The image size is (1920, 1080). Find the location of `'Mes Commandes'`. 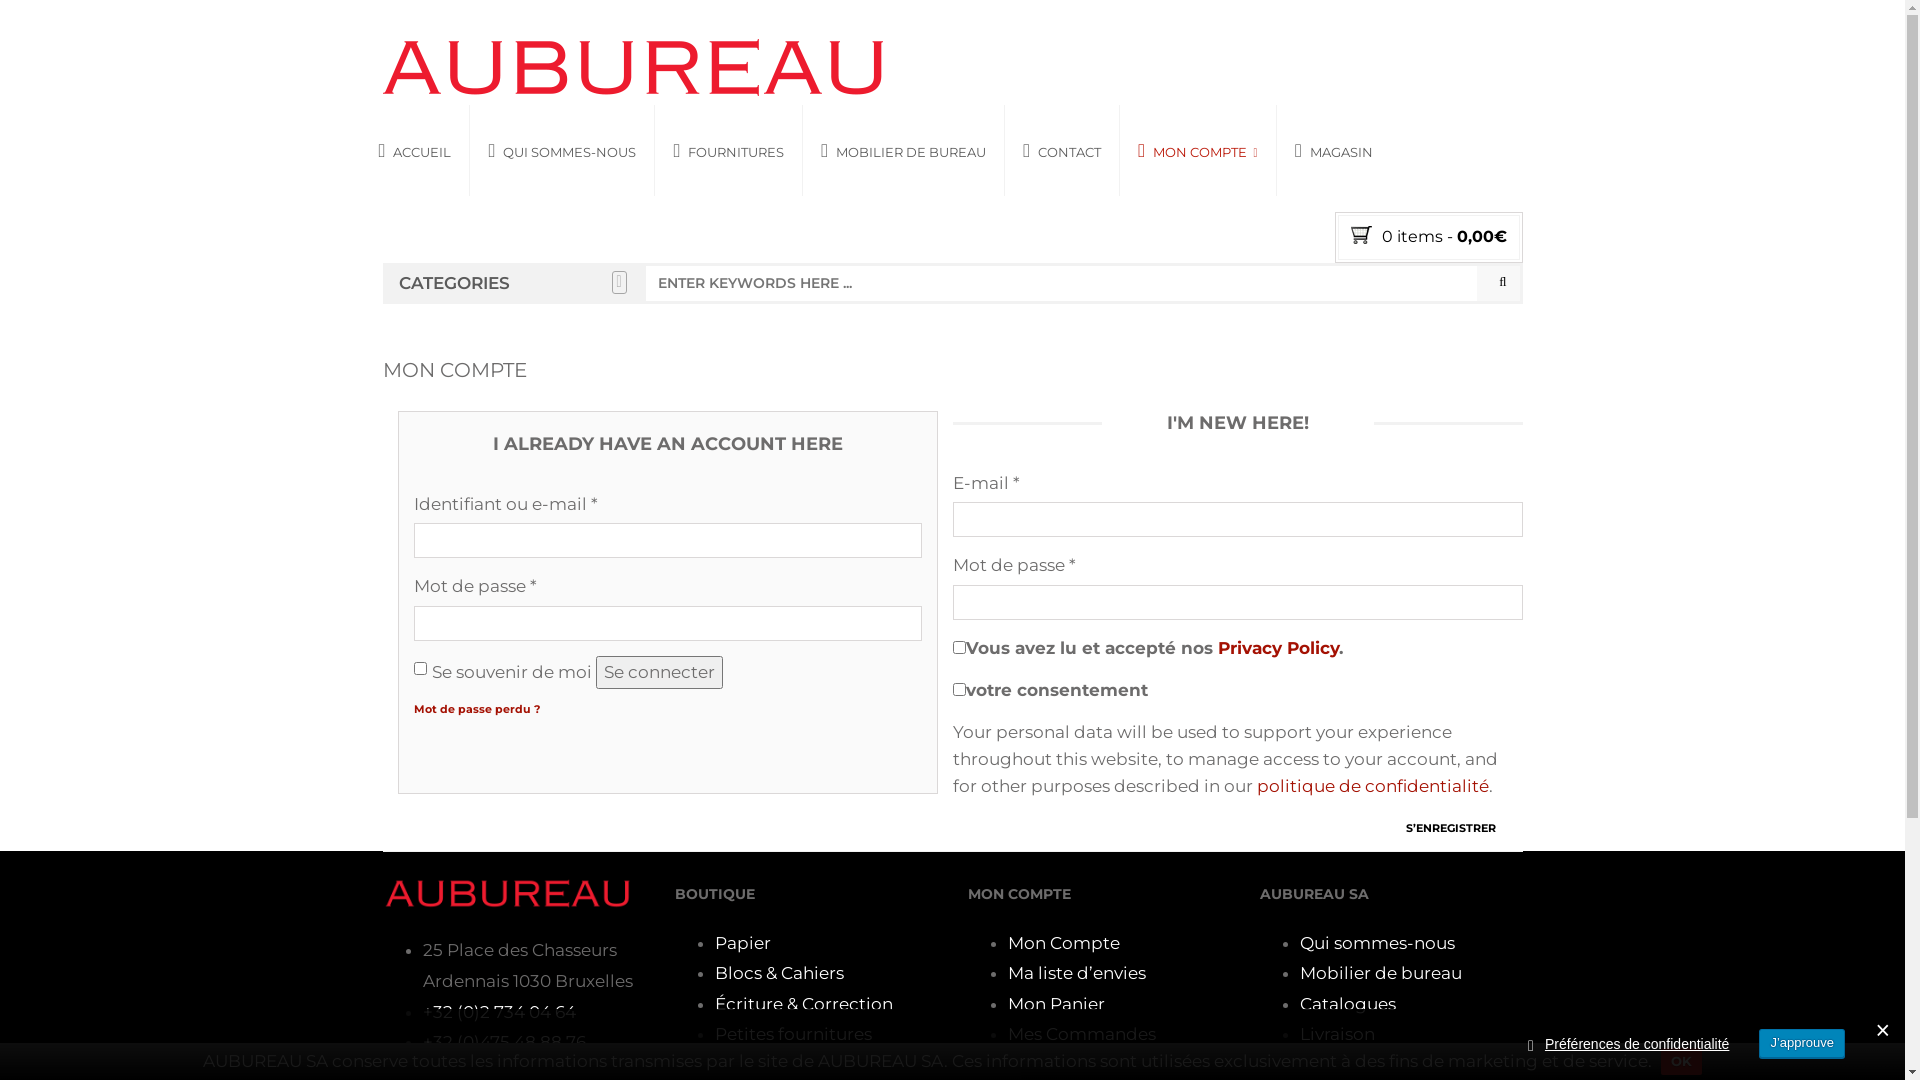

'Mes Commandes' is located at coordinates (1080, 1033).